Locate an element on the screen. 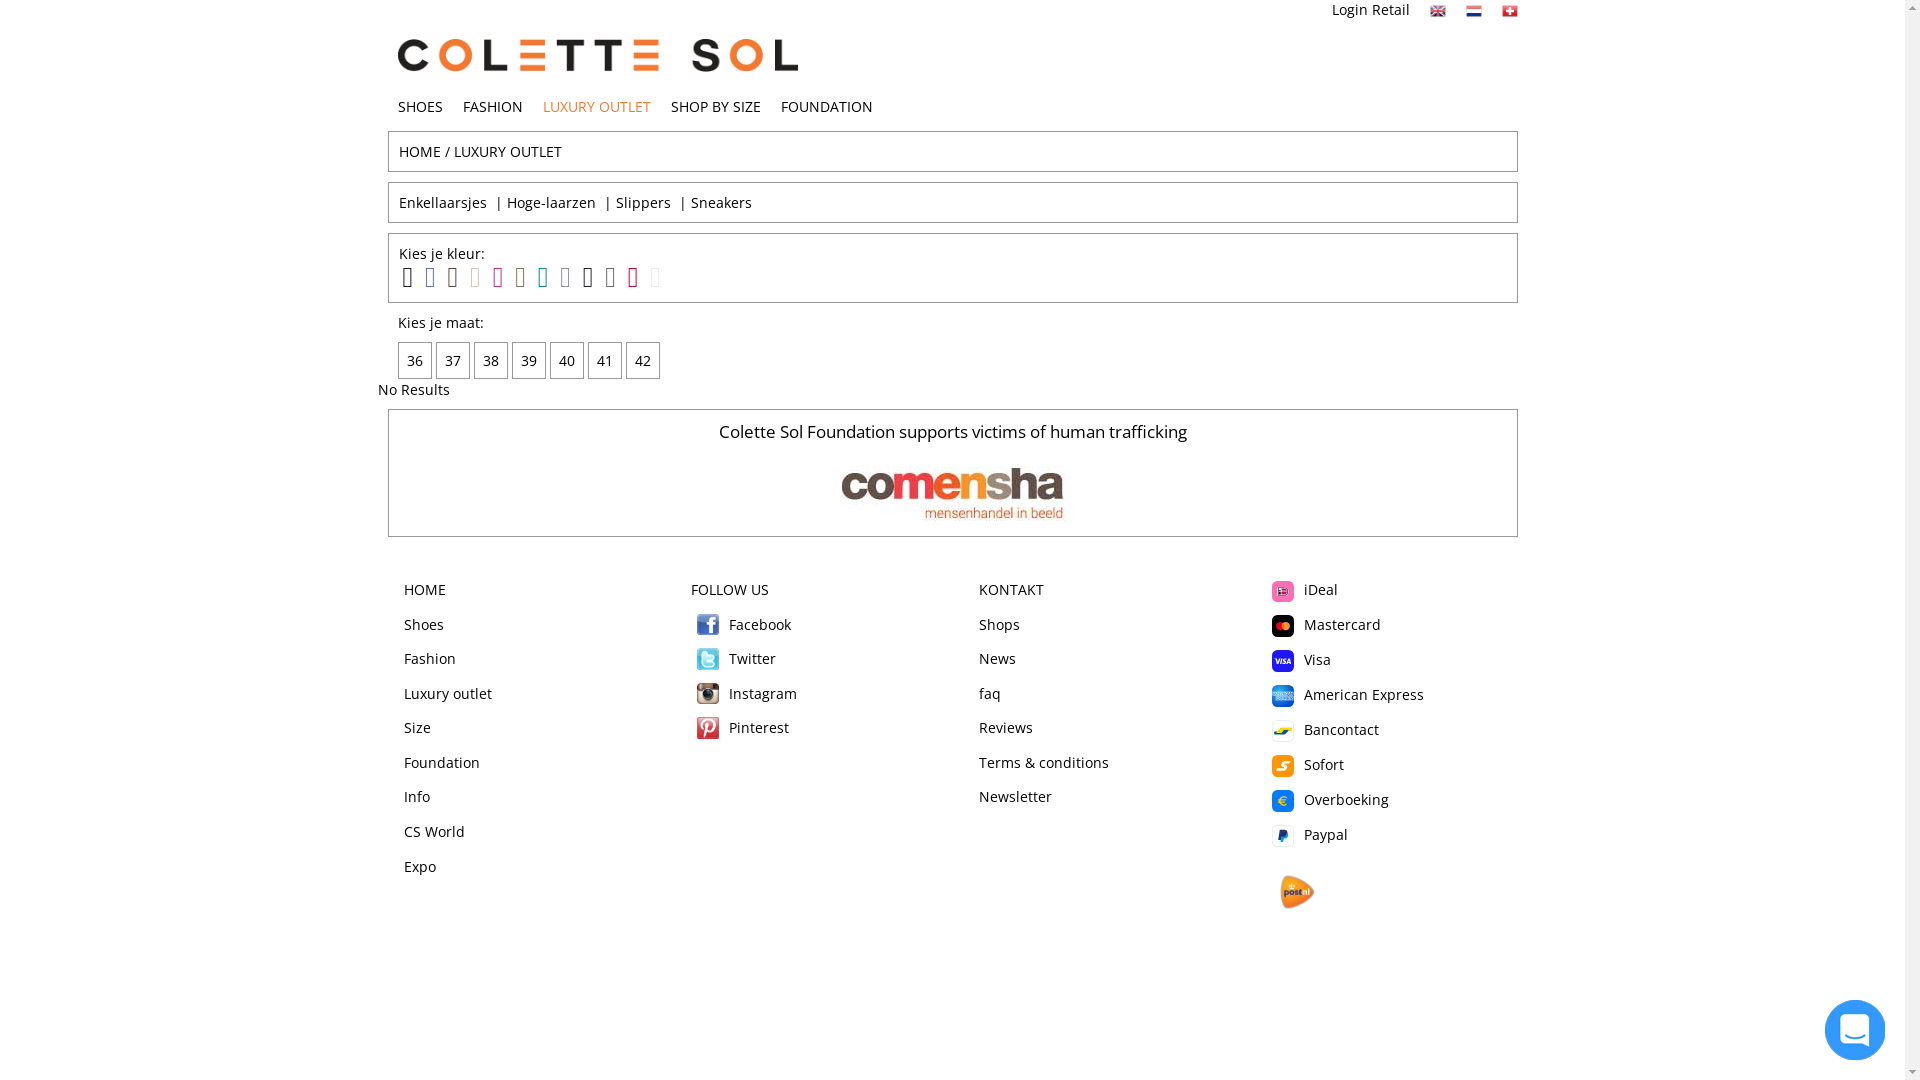  '38 ' is located at coordinates (493, 360).